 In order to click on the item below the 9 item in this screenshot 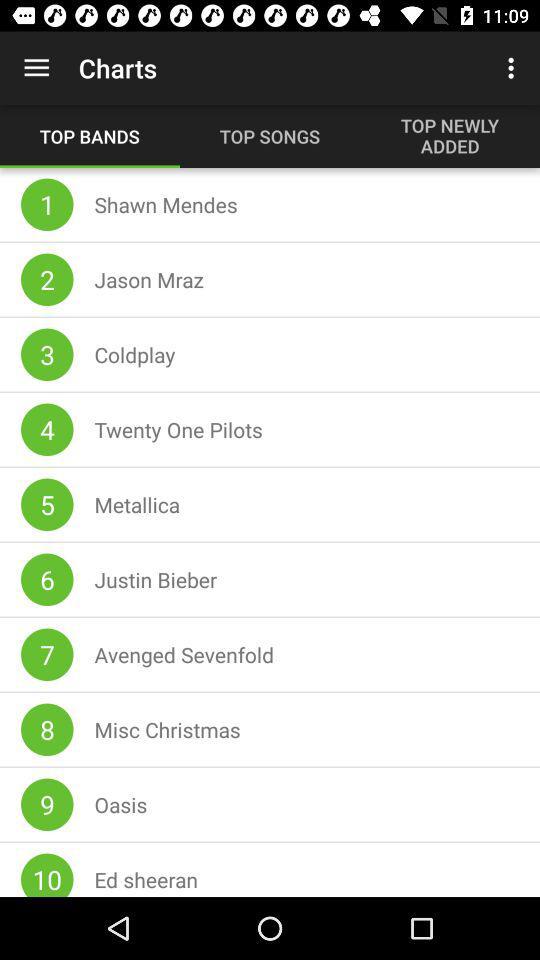, I will do `click(47, 874)`.